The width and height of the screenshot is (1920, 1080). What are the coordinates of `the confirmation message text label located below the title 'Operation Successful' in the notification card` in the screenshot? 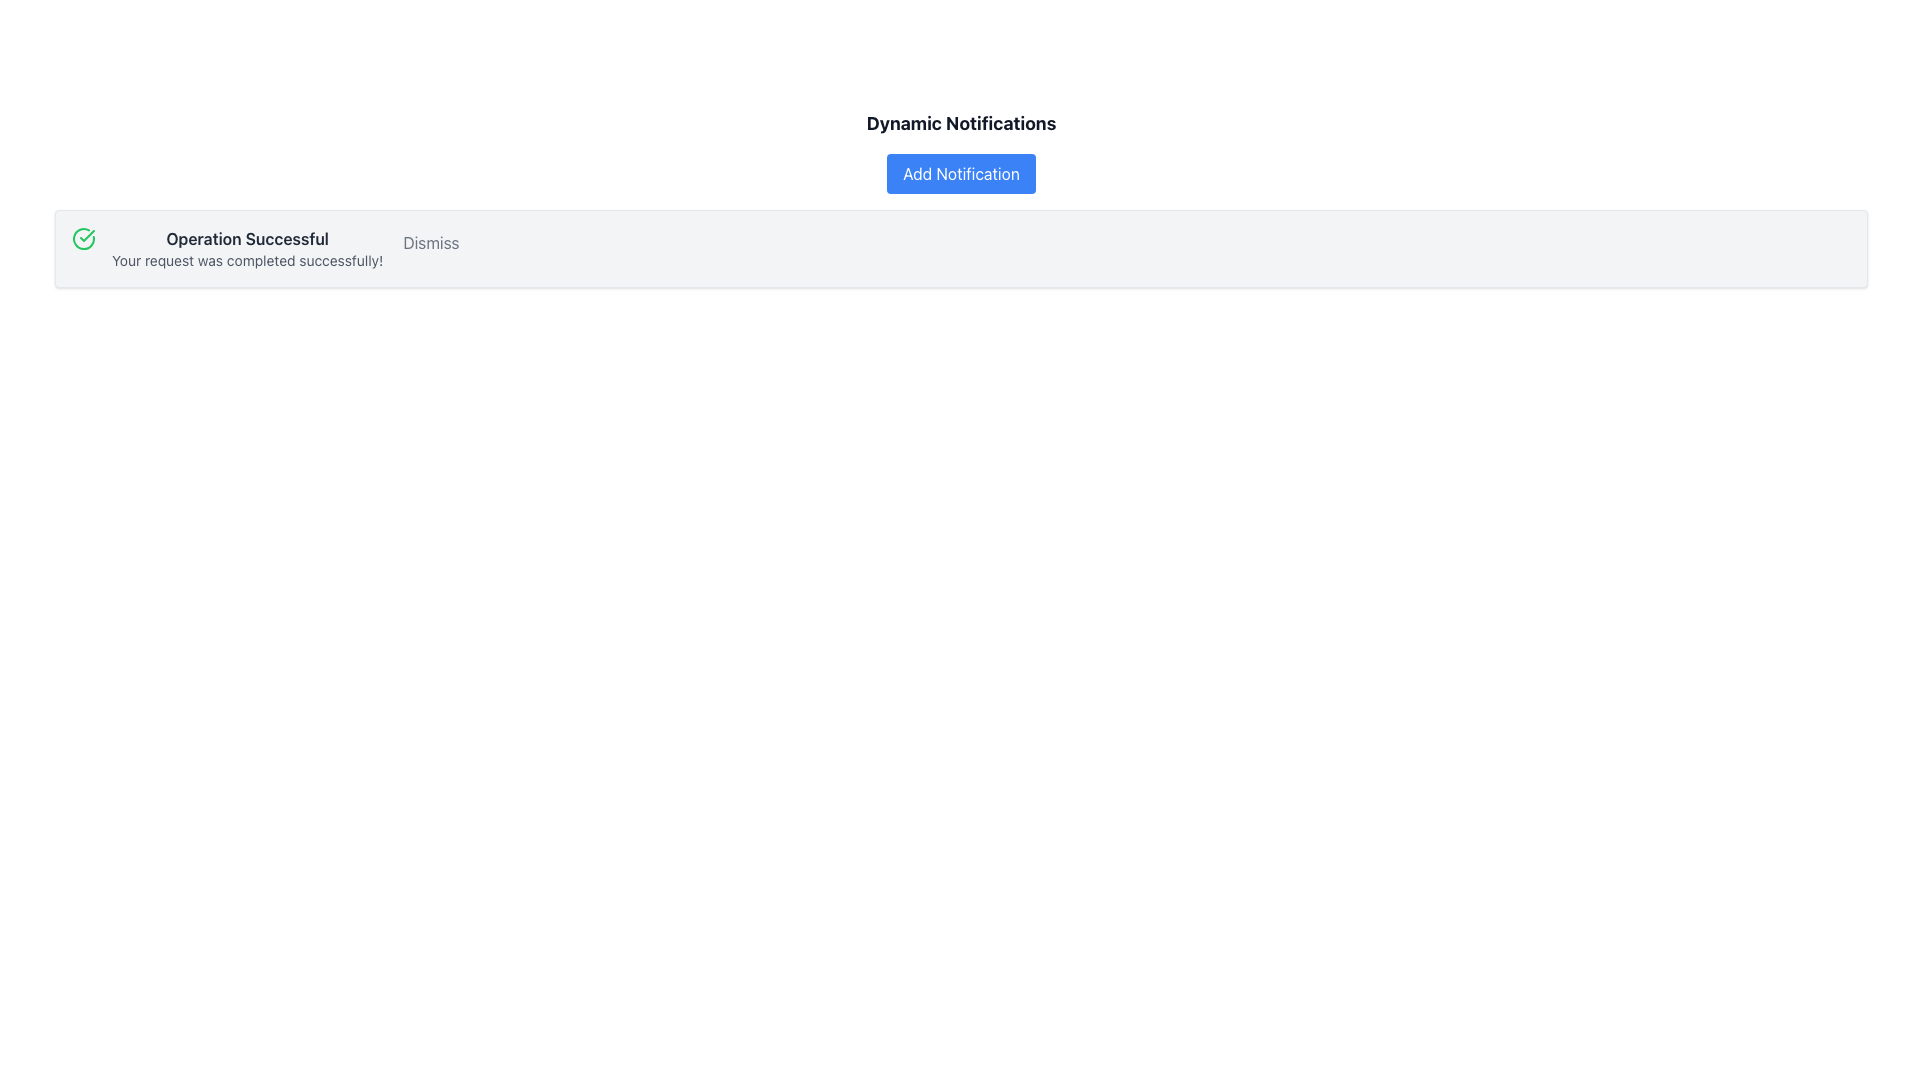 It's located at (246, 260).